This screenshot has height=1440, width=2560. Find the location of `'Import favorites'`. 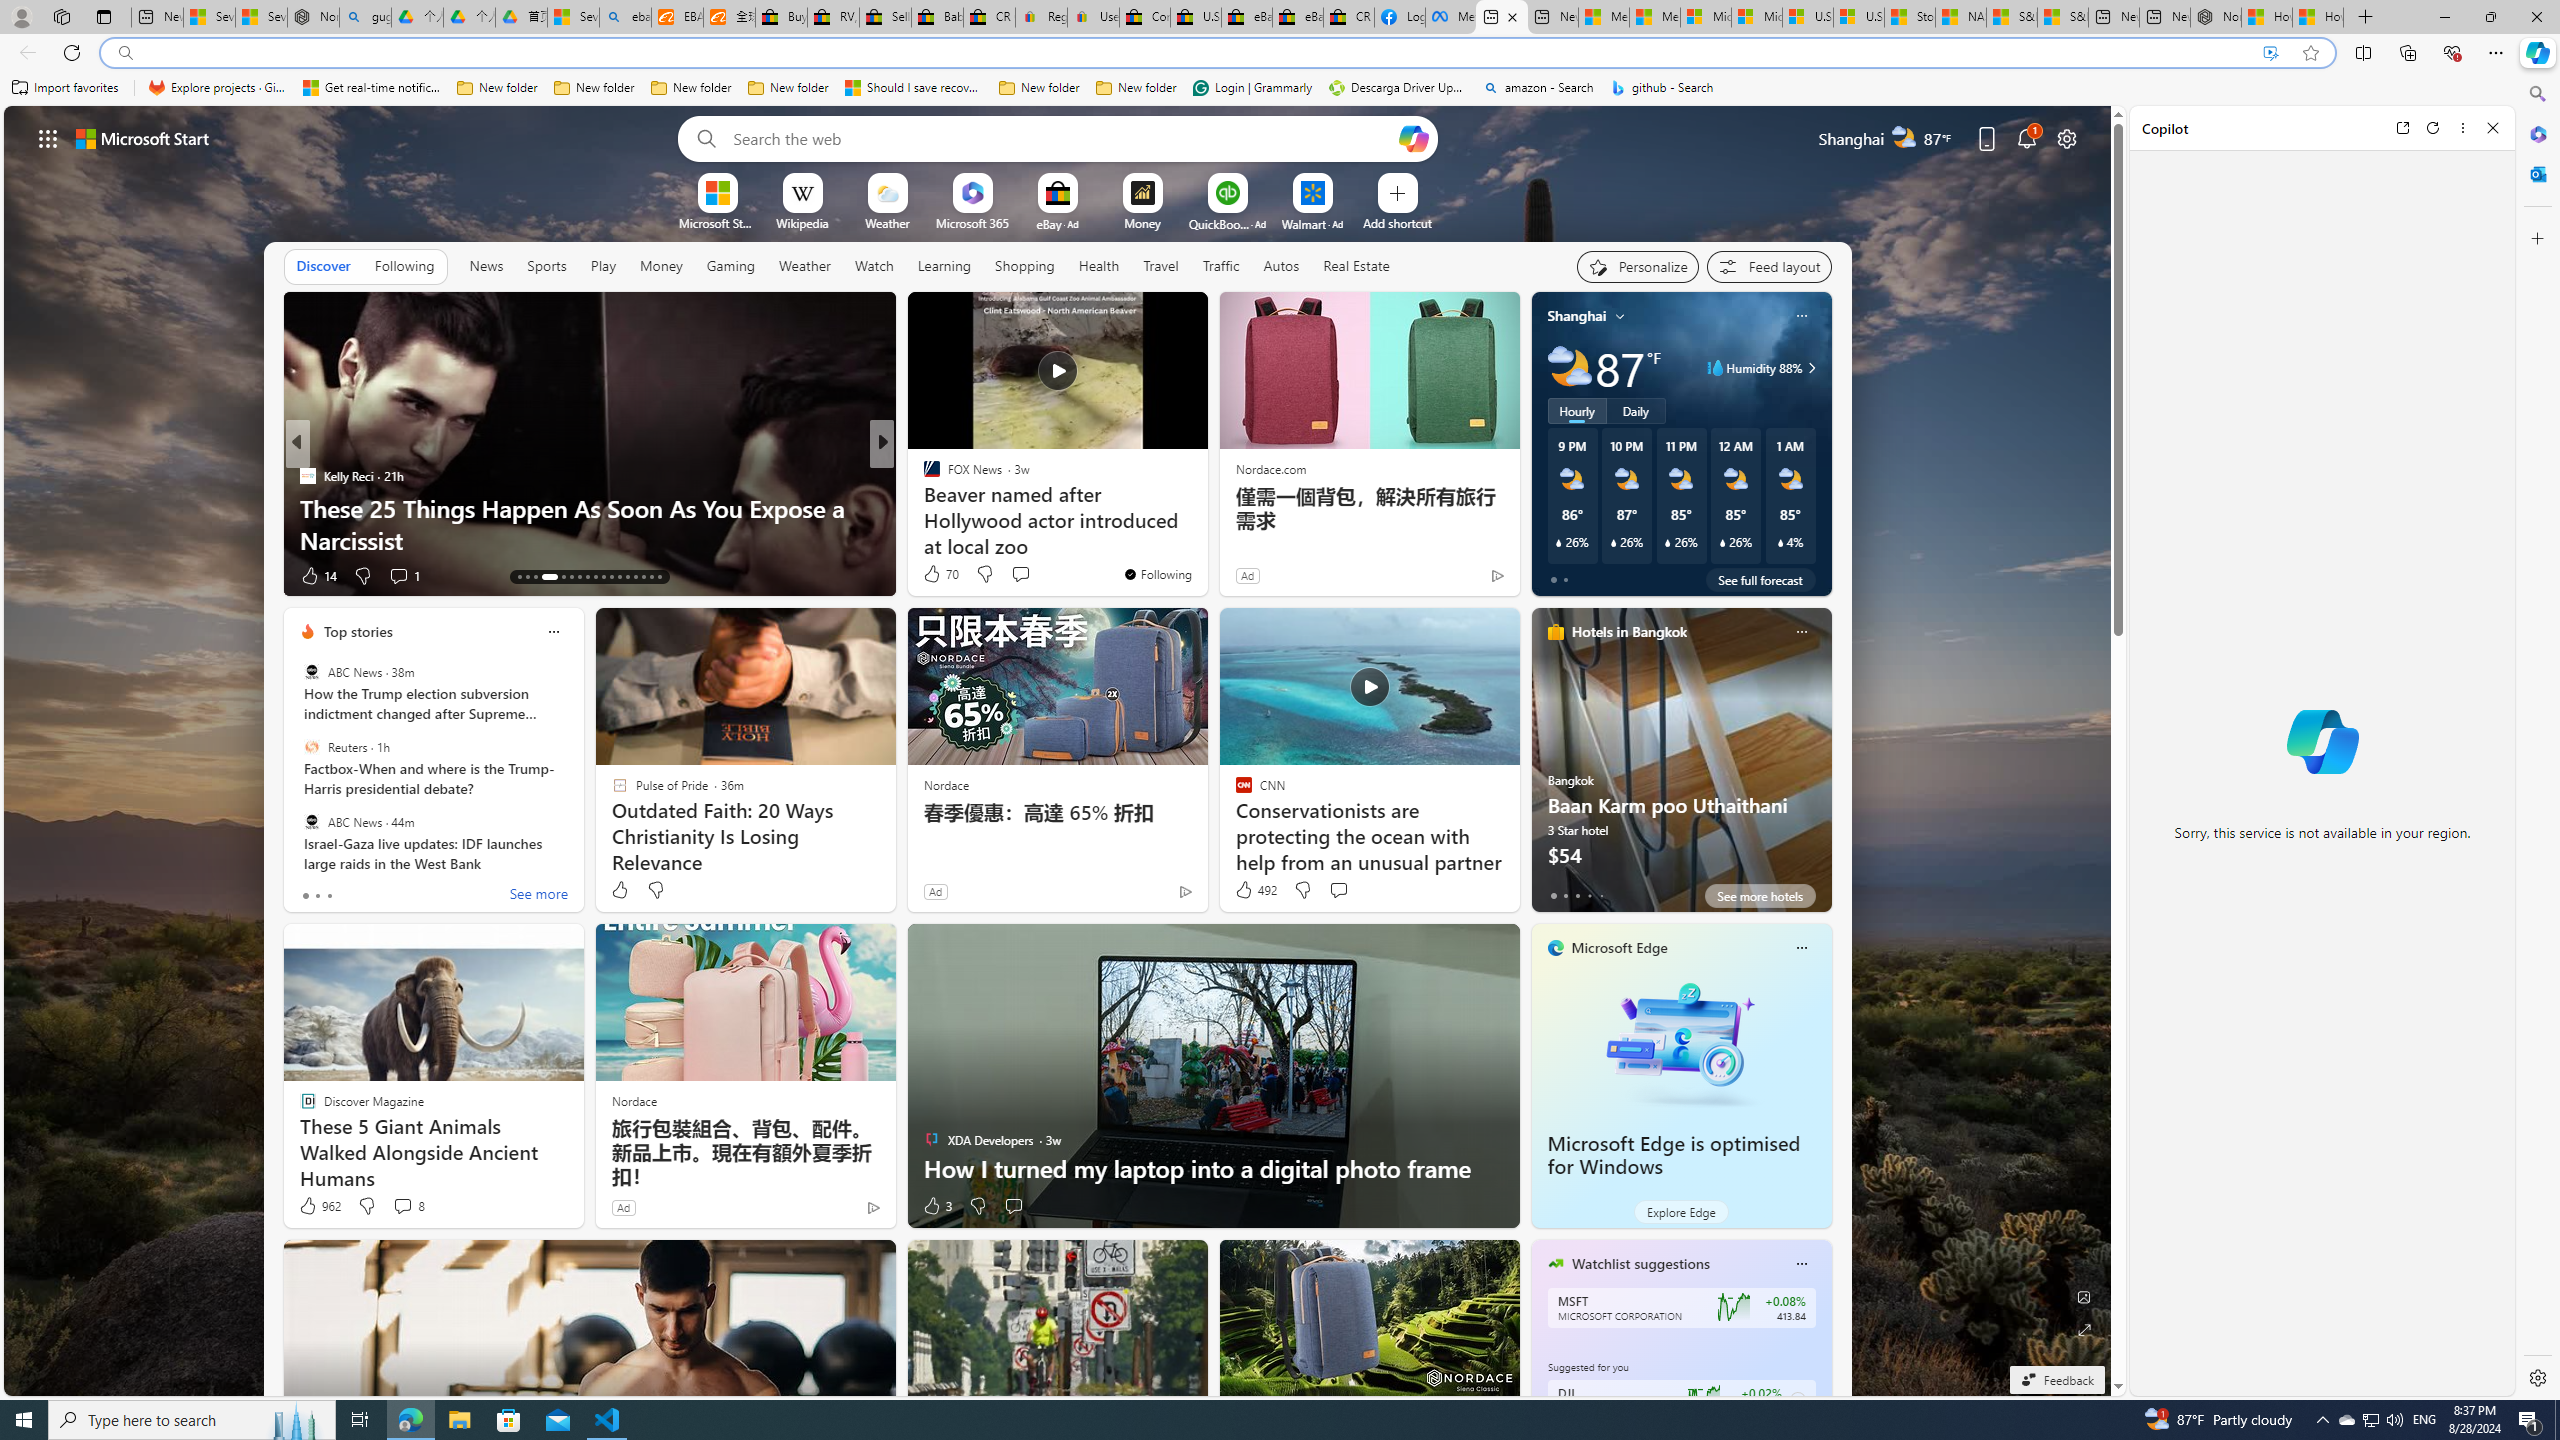

'Import favorites' is located at coordinates (65, 87).